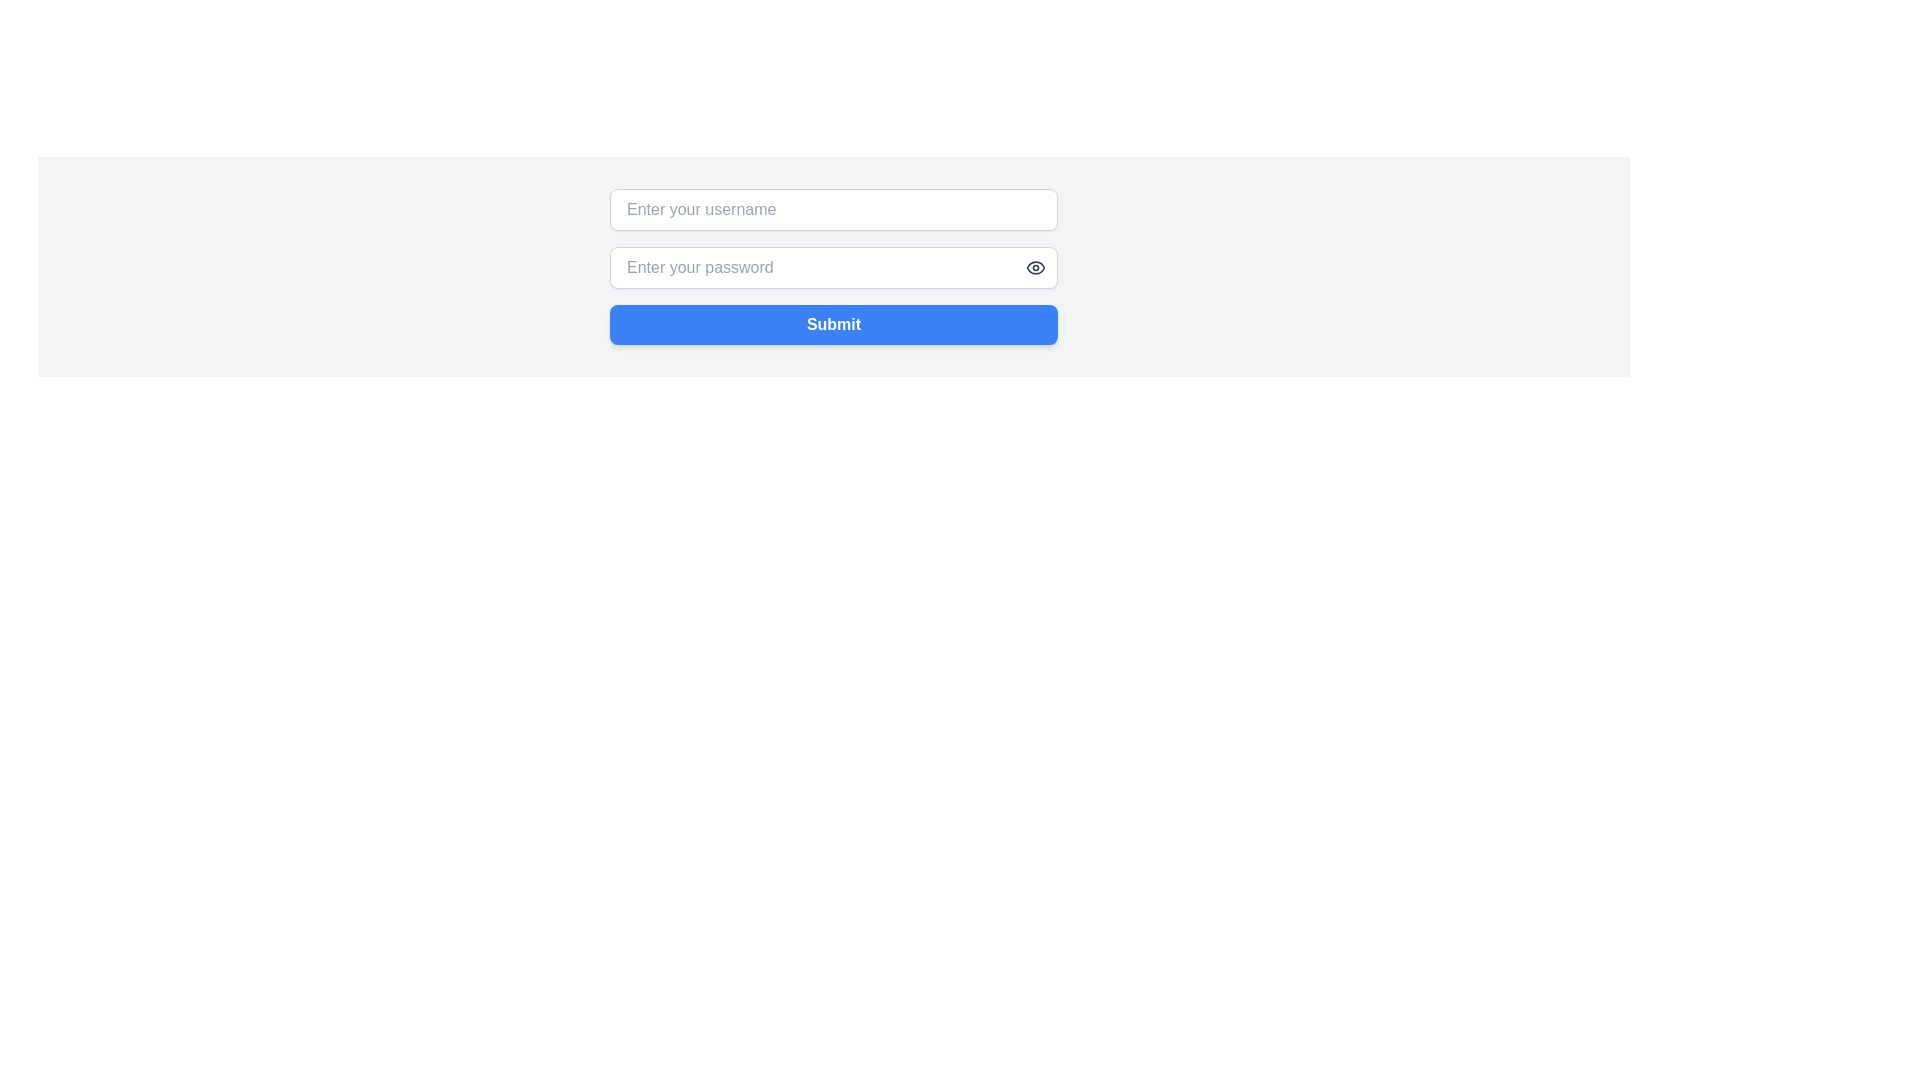 The height and width of the screenshot is (1080, 1920). I want to click on the eye-shaped icon located at the far right corner of the password input field, so click(1036, 266).